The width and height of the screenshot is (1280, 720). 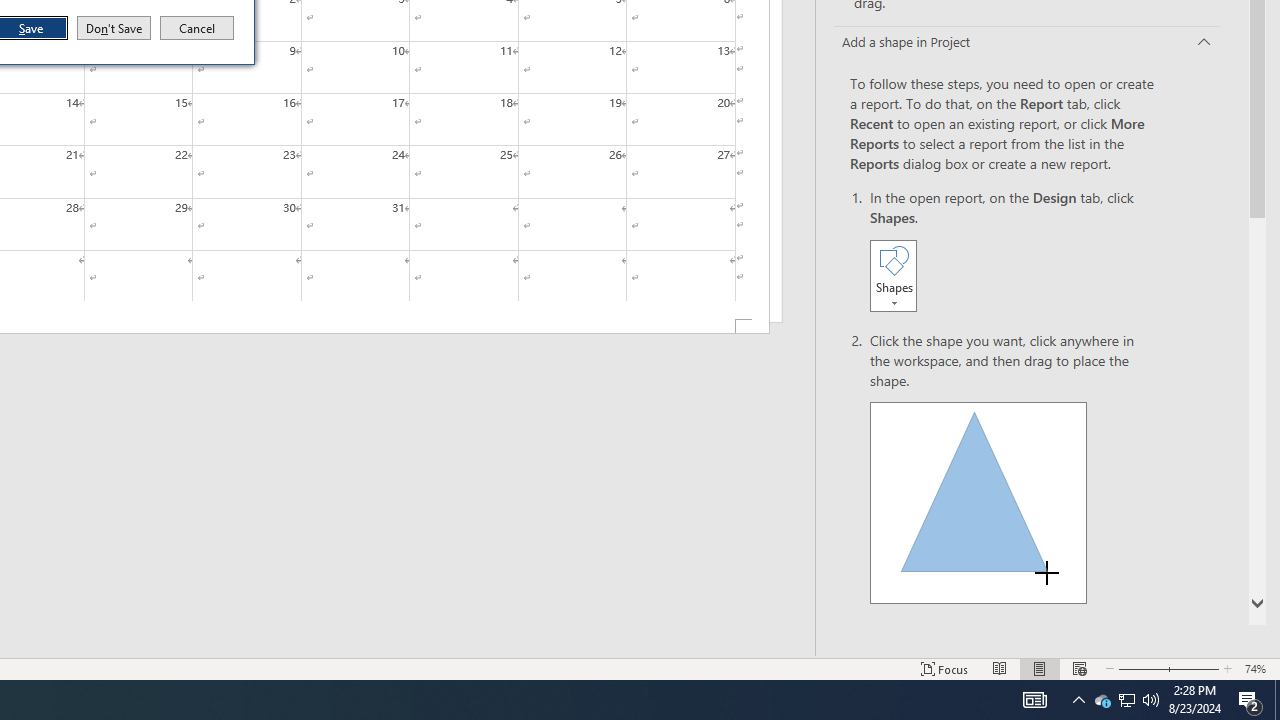 I want to click on 'AutomationID: 4105', so click(x=1034, y=698).